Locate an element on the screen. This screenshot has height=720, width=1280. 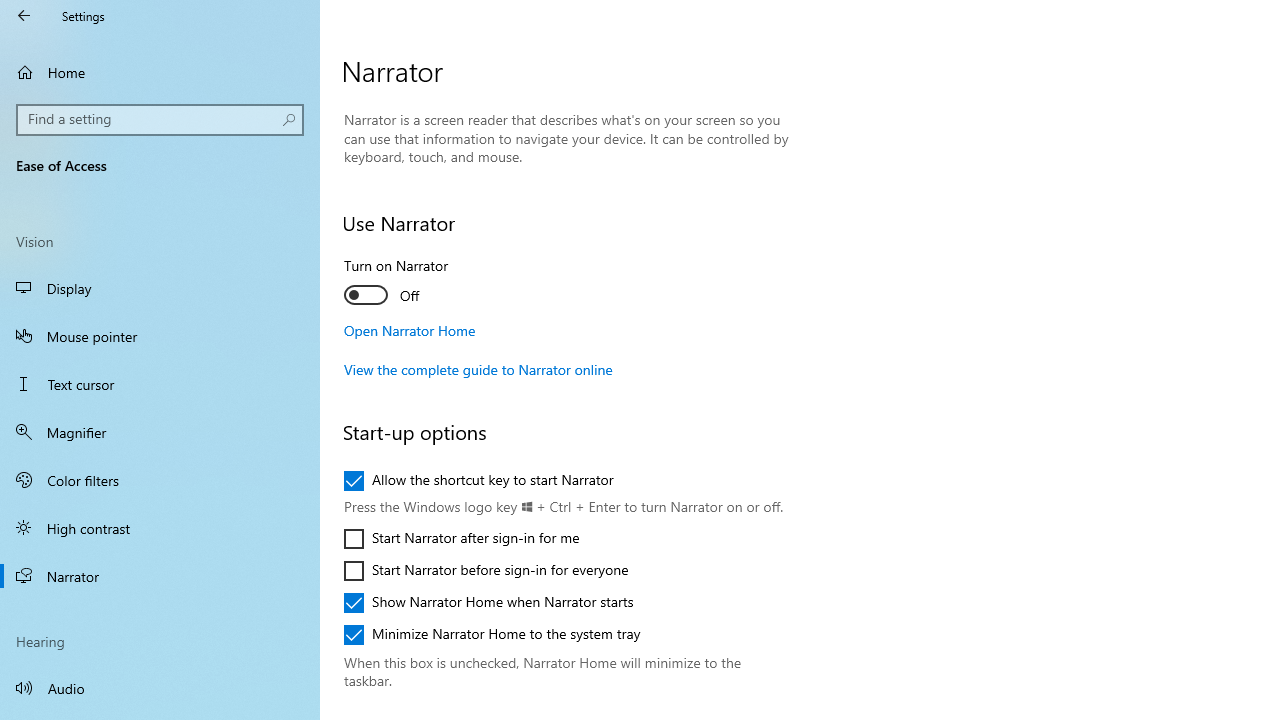
'Turn on Narrator' is located at coordinates (416, 283).